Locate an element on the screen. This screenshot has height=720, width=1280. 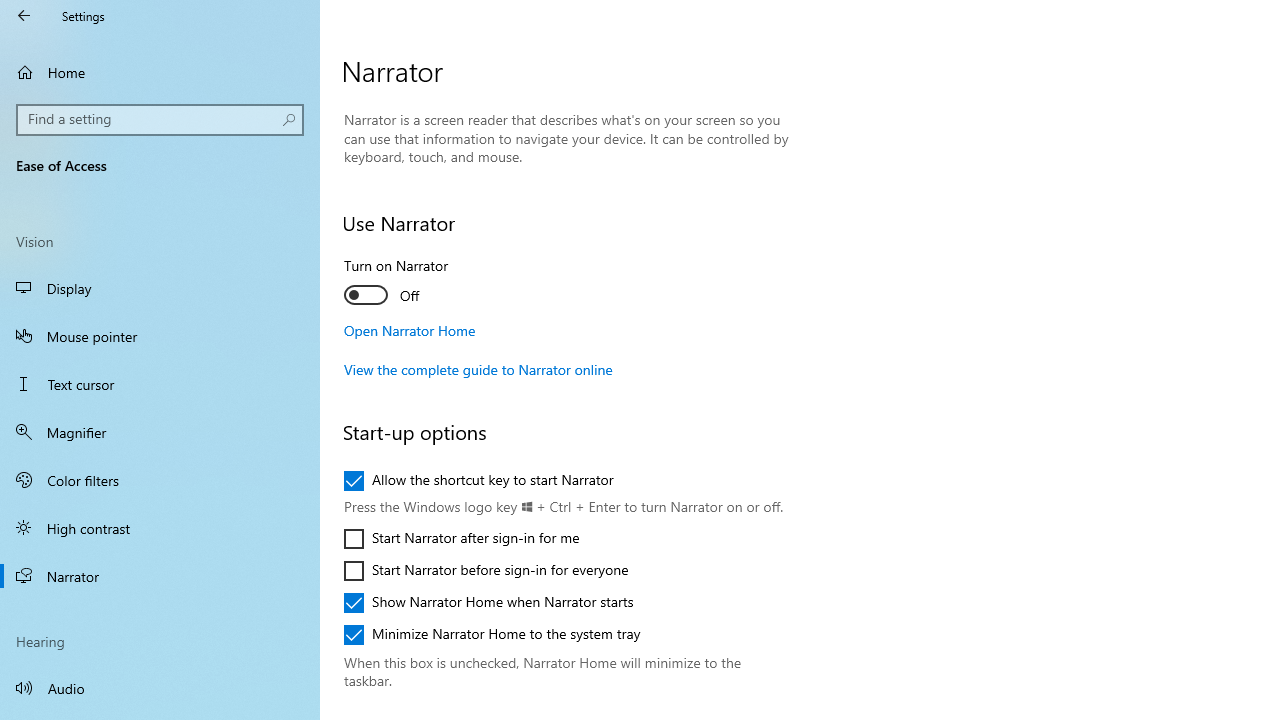
'Turn on Narrator' is located at coordinates (416, 283).